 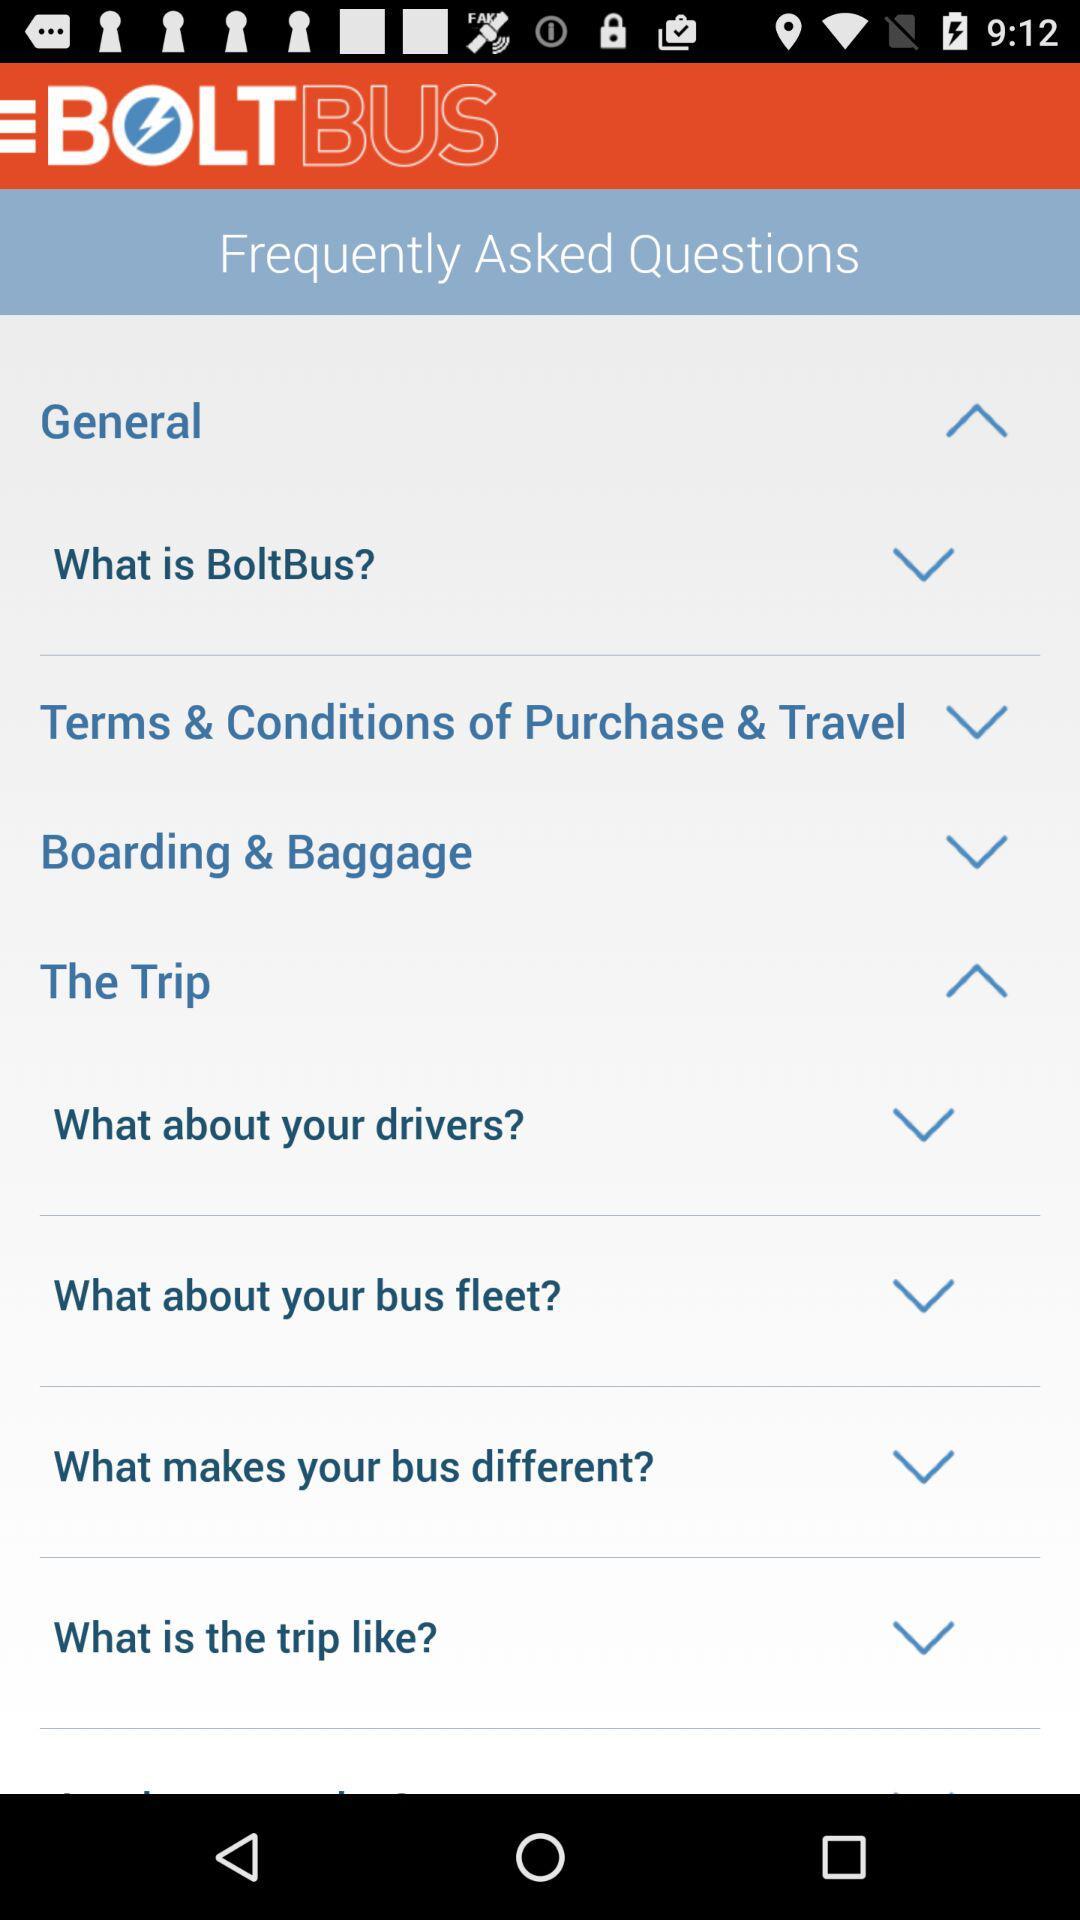 What do you see at coordinates (540, 418) in the screenshot?
I see `the text general` at bounding box center [540, 418].